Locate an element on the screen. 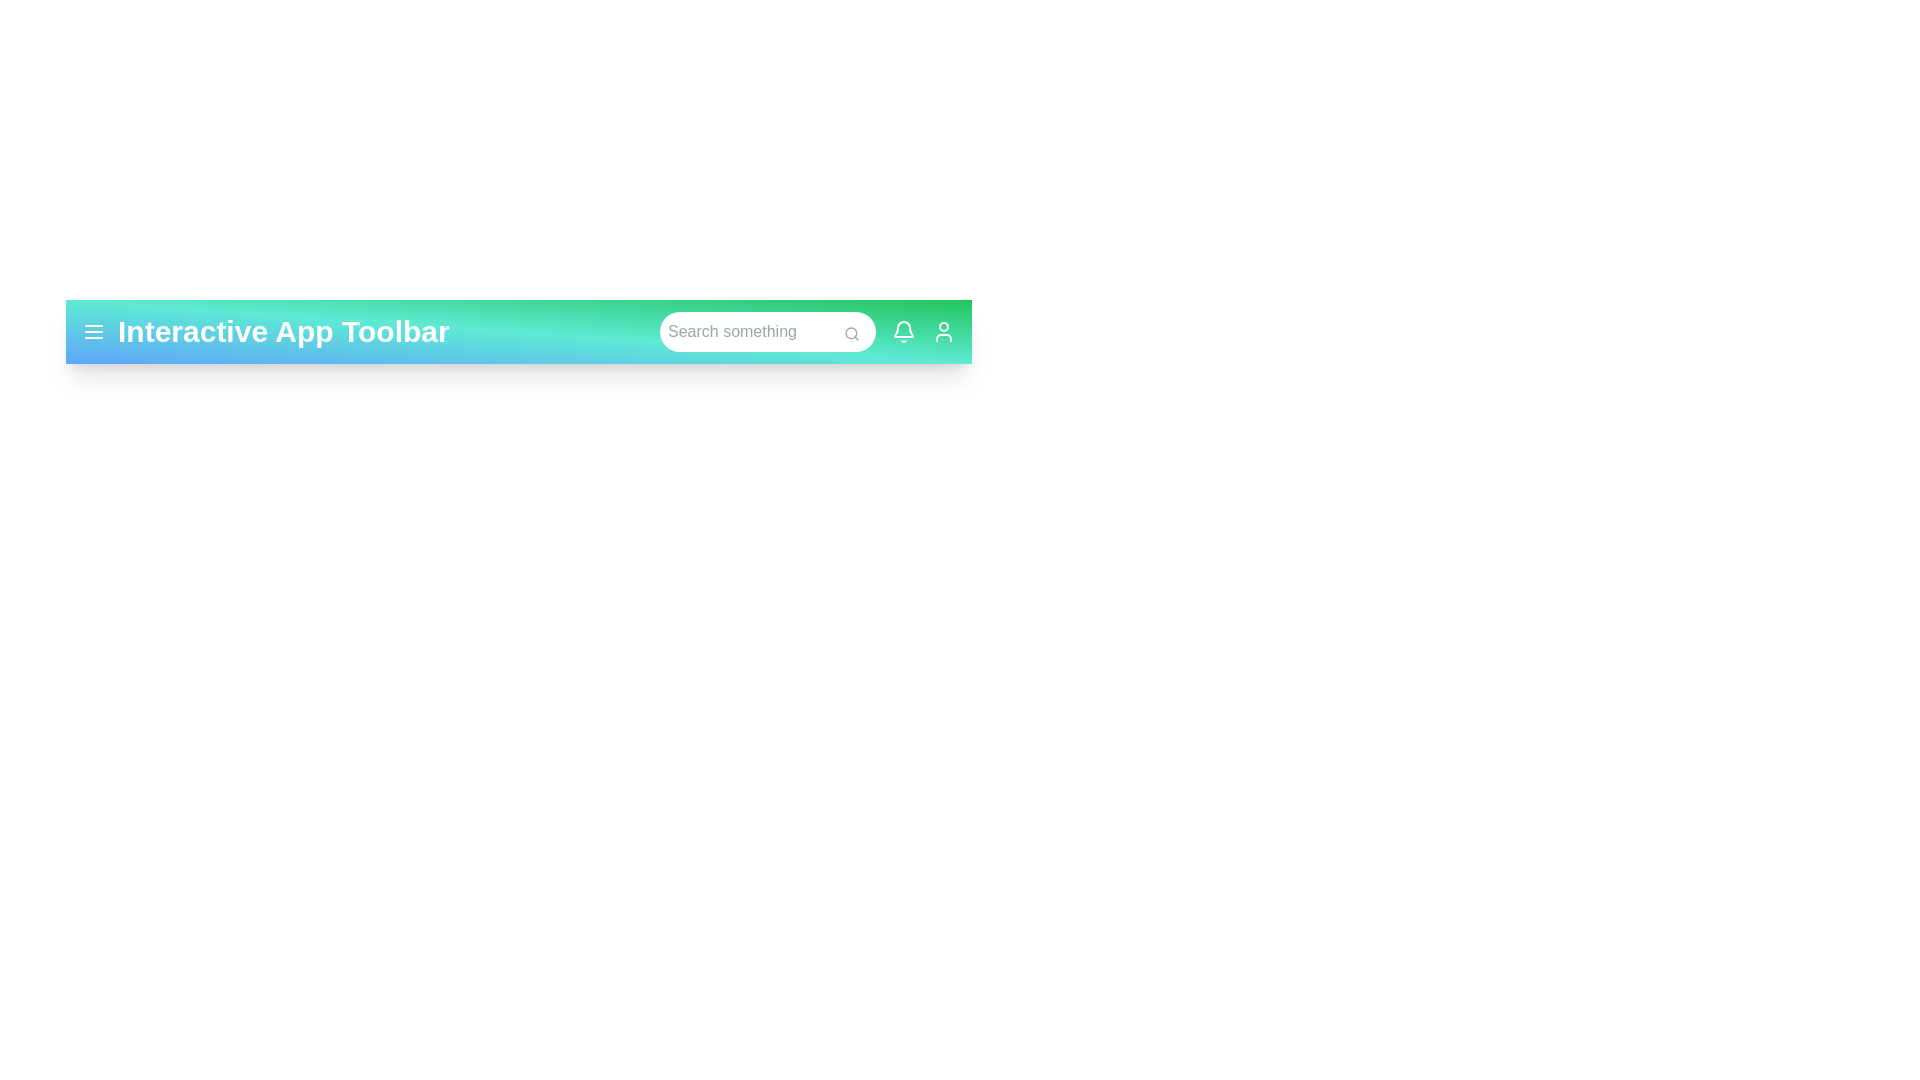 This screenshot has width=1920, height=1080. the user icon to access user-related actions is located at coordinates (943, 330).